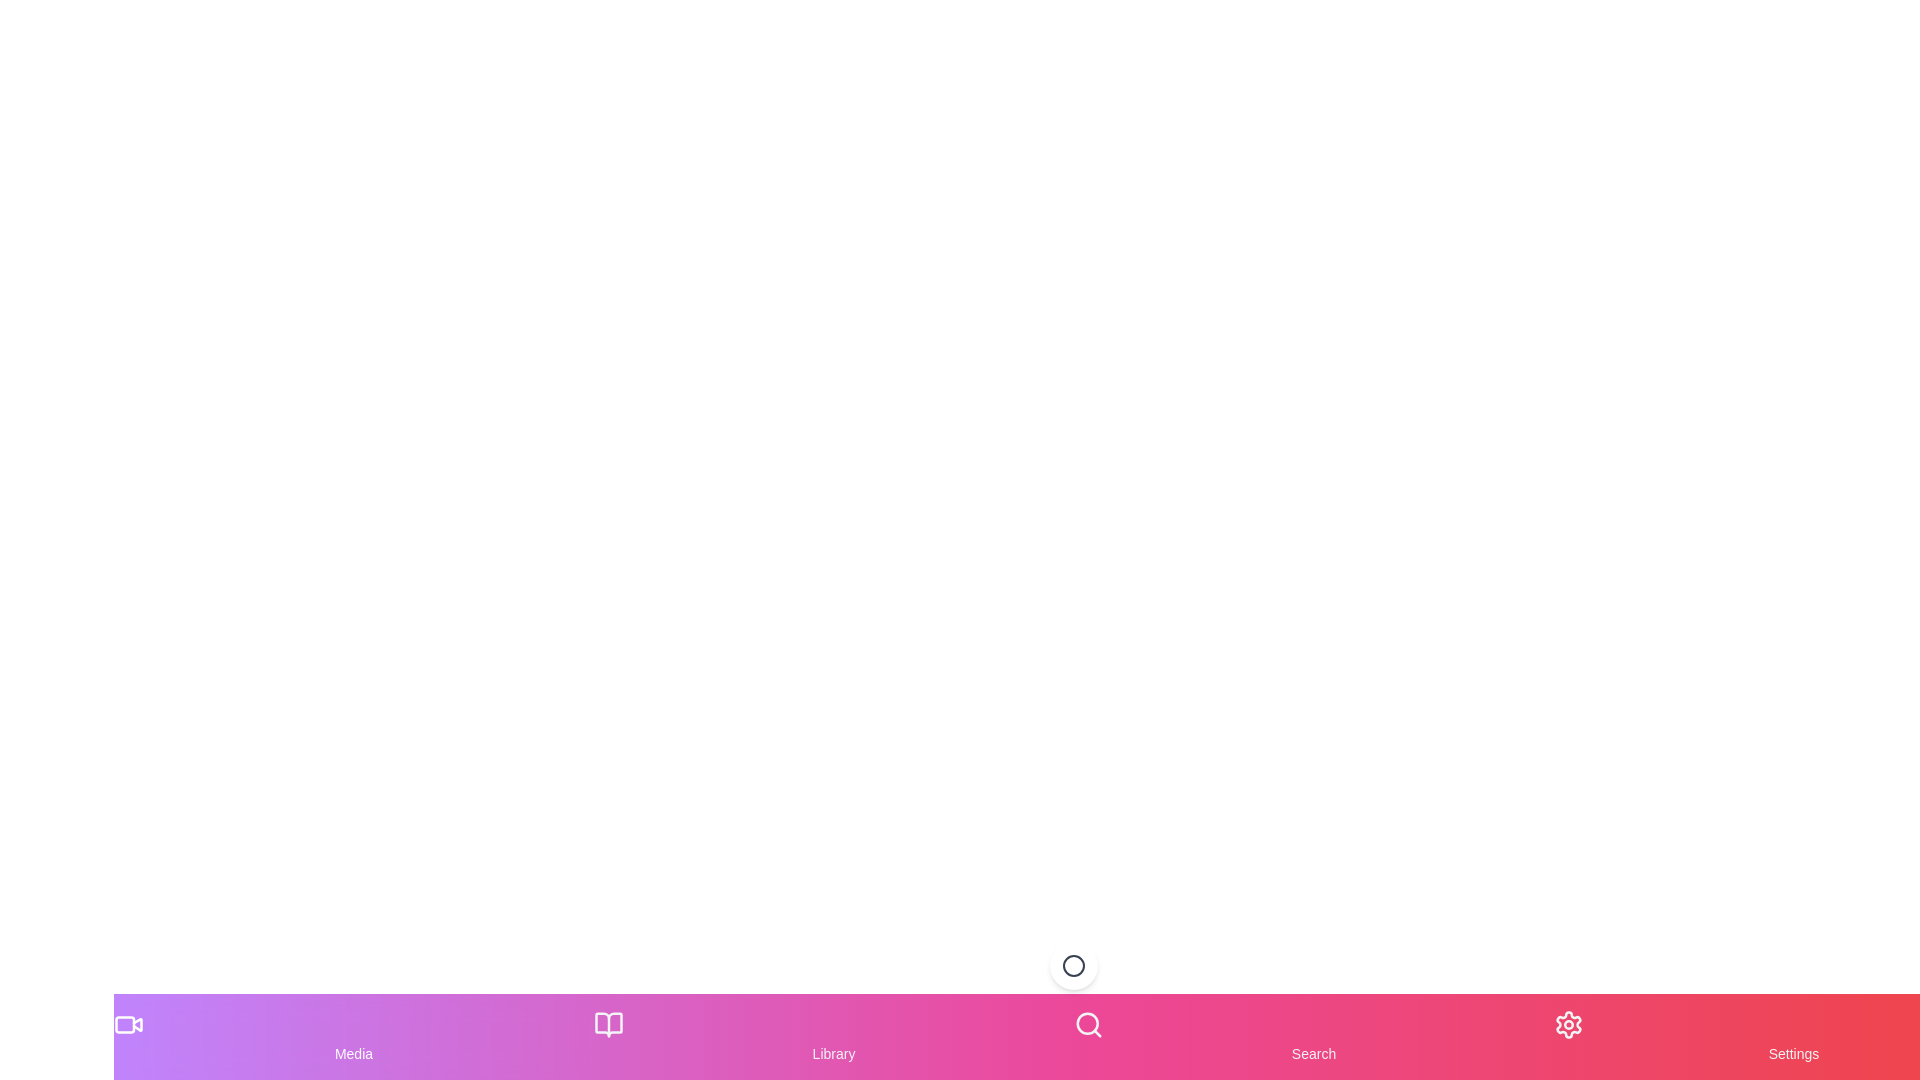 The width and height of the screenshot is (1920, 1080). What do you see at coordinates (1794, 1036) in the screenshot?
I see `the Settings tab in the bottom navigation menu` at bounding box center [1794, 1036].